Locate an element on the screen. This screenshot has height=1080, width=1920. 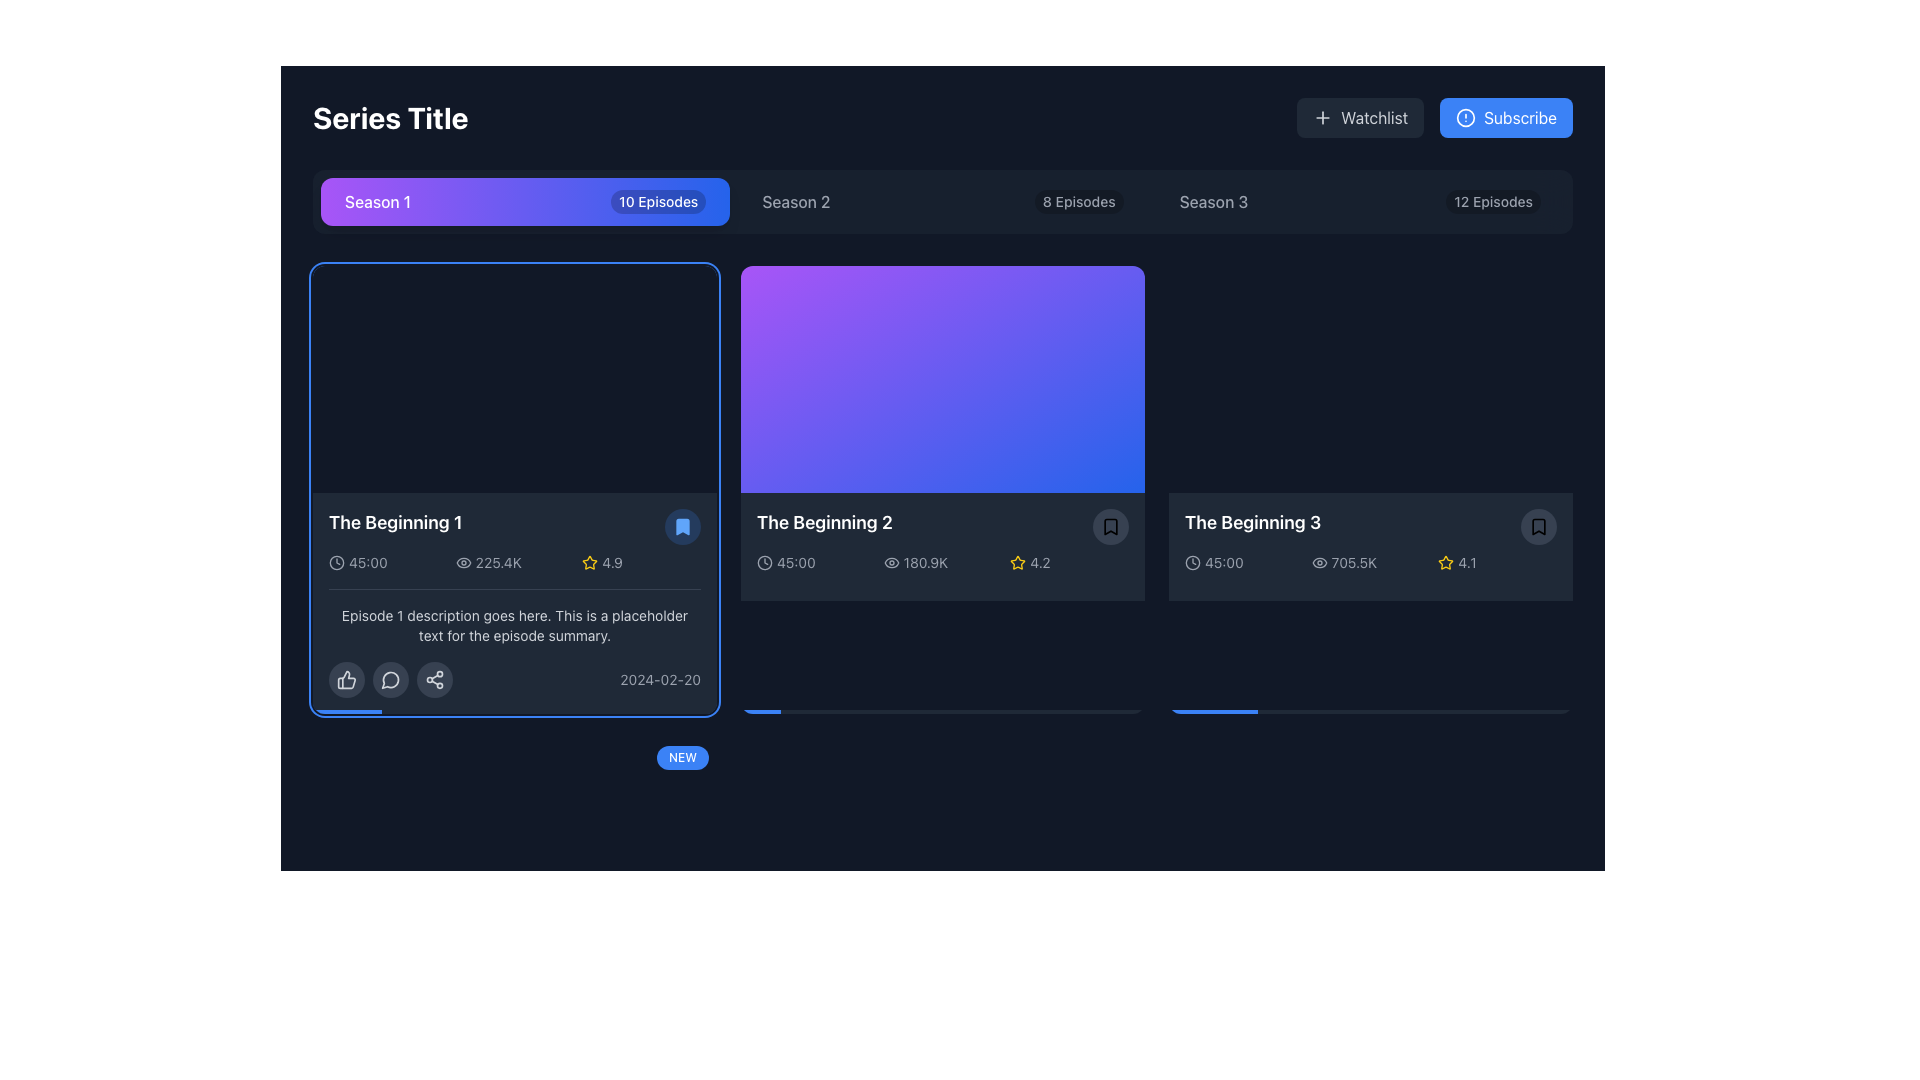
progress level is located at coordinates (1366, 711).